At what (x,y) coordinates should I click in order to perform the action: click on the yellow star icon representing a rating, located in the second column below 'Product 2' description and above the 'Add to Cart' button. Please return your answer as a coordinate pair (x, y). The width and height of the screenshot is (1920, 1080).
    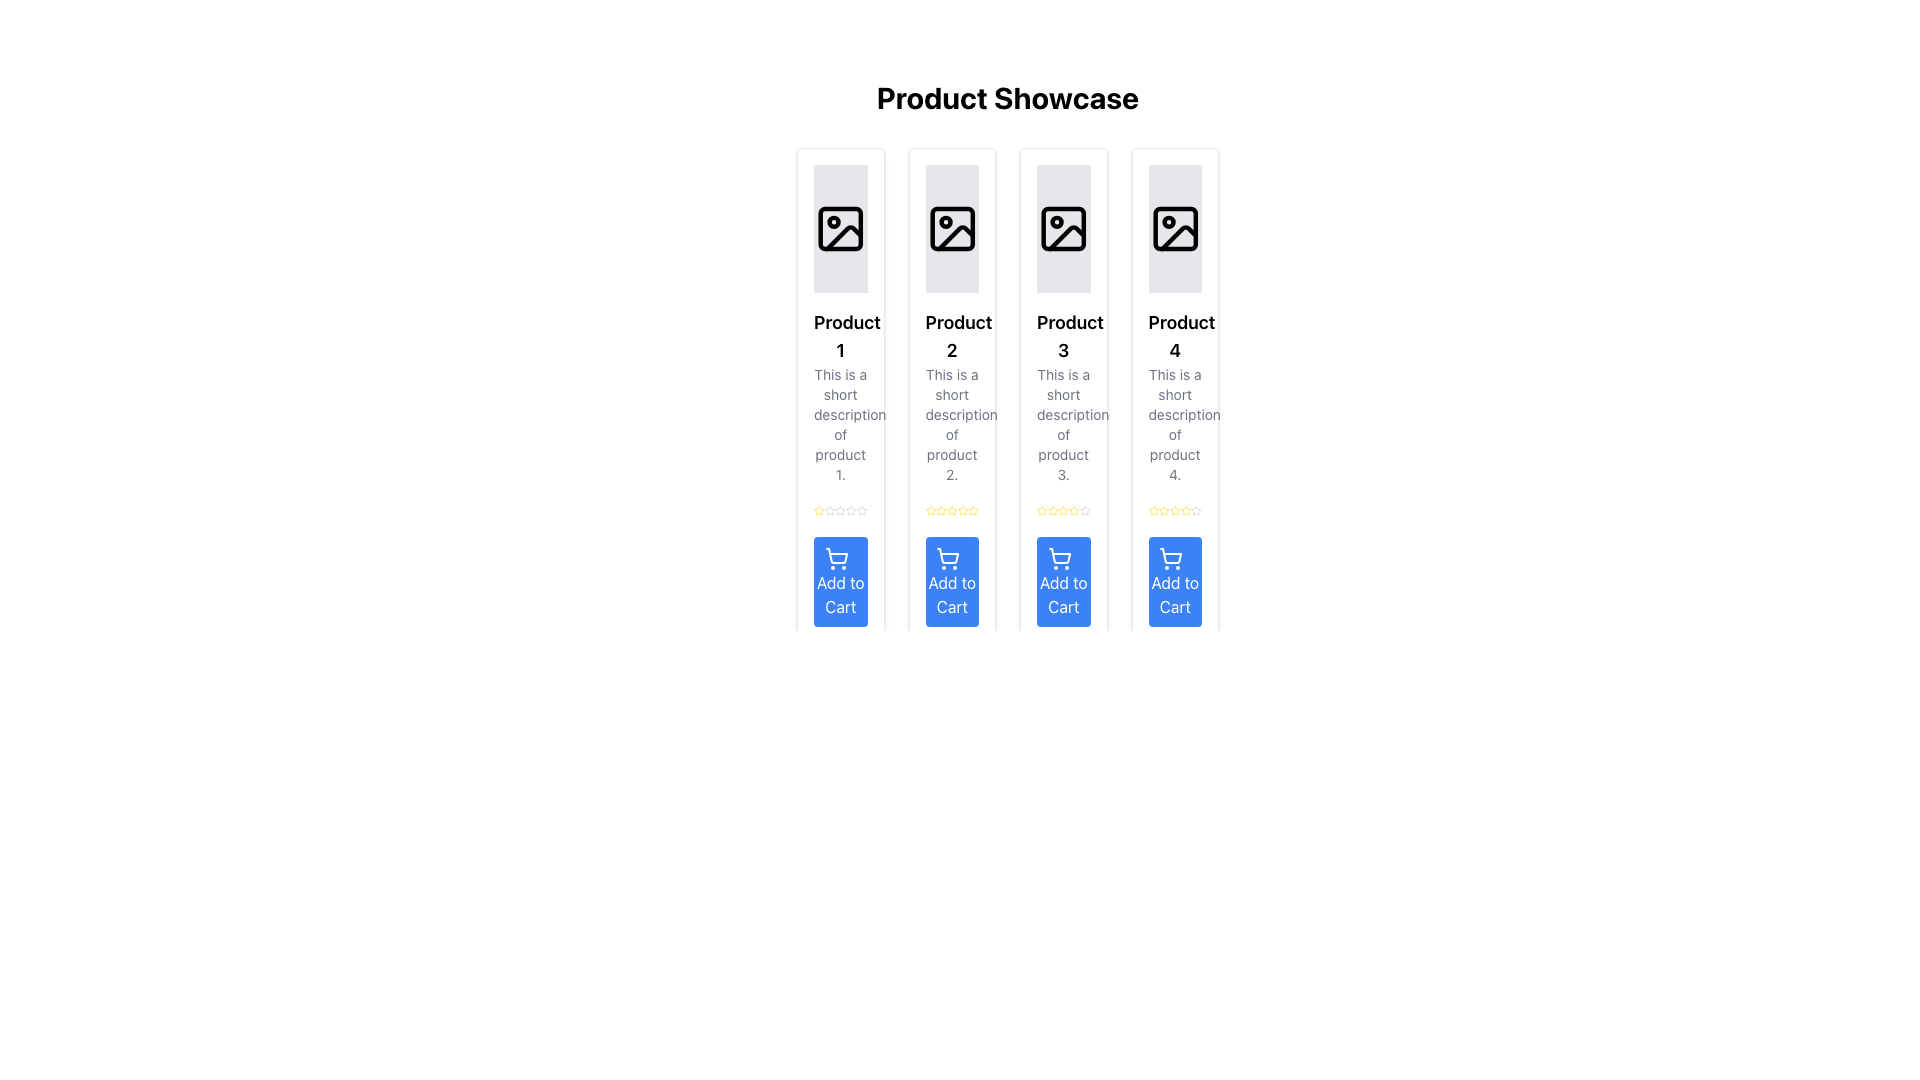
    Looking at the image, I should click on (973, 509).